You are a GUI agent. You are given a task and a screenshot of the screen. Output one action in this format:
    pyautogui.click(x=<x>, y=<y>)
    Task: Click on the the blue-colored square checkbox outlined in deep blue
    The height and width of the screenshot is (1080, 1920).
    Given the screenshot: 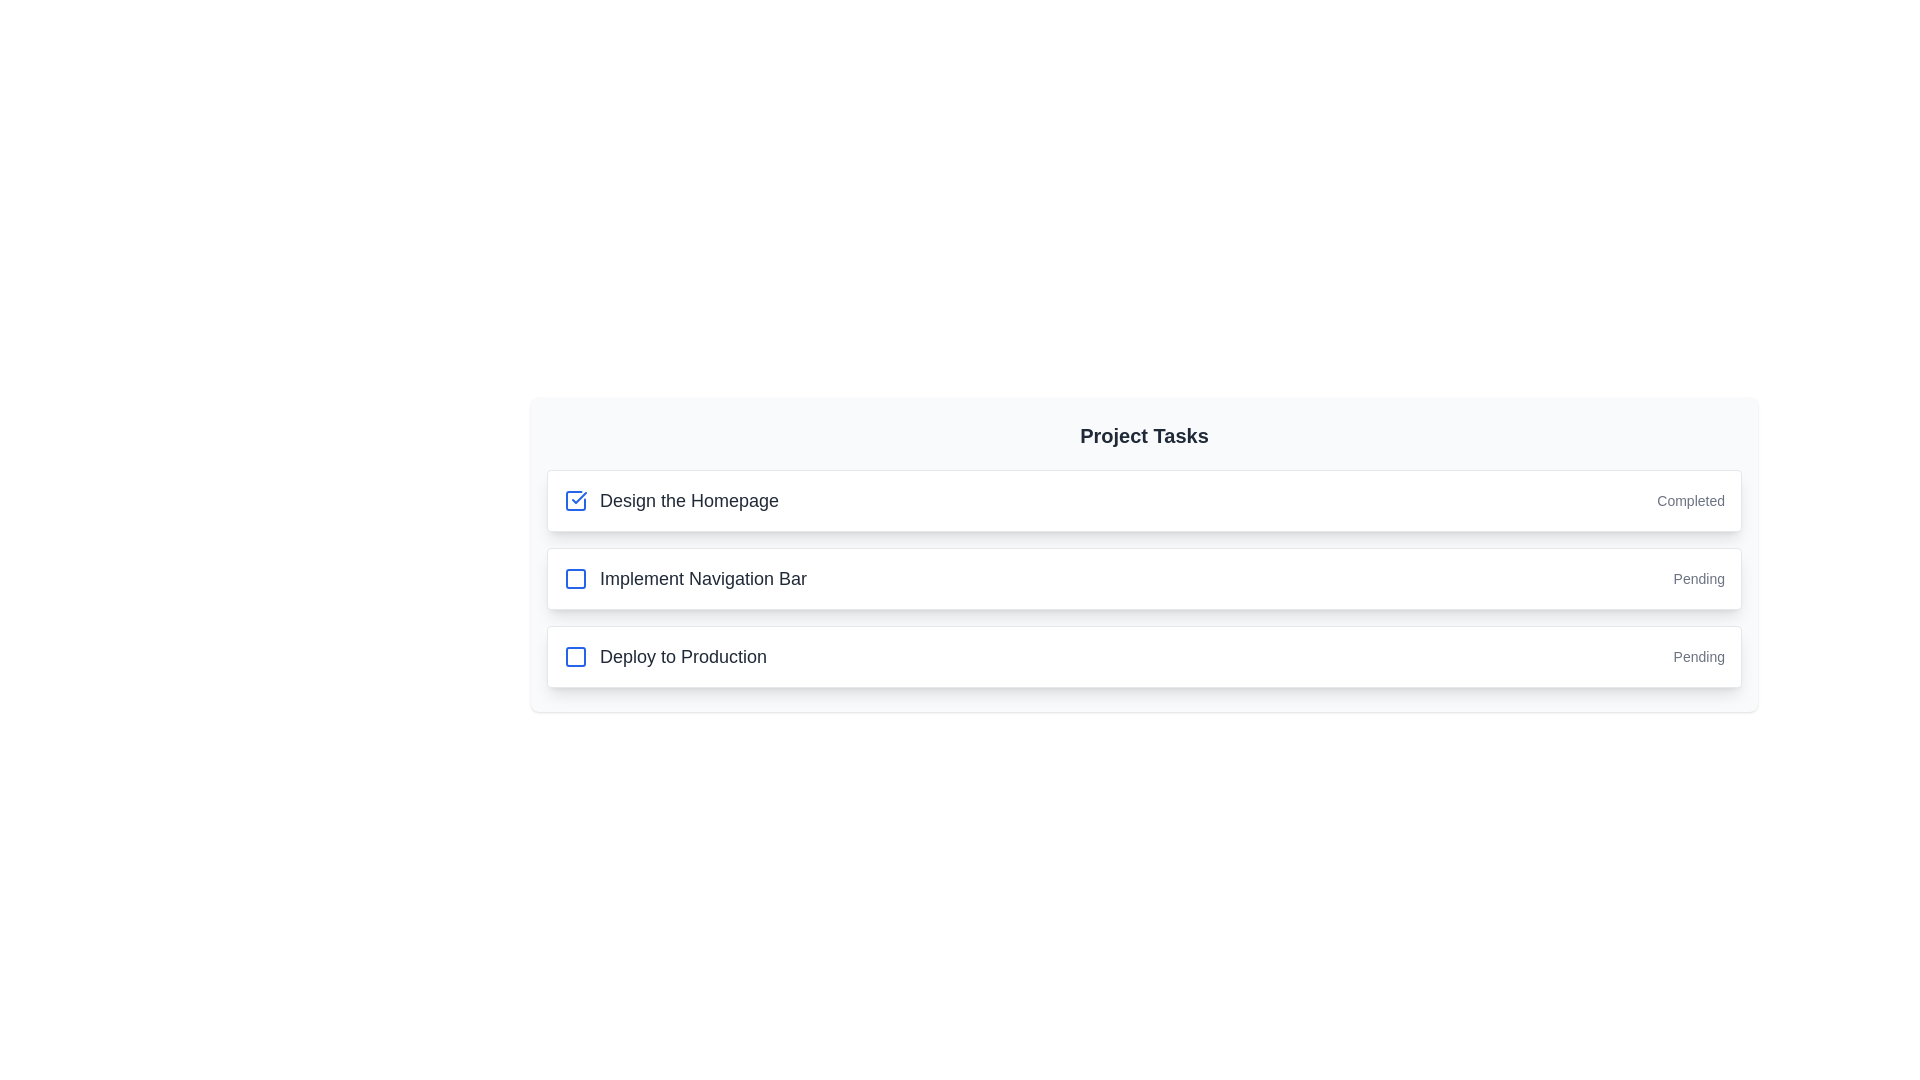 What is the action you would take?
    pyautogui.click(x=575, y=578)
    